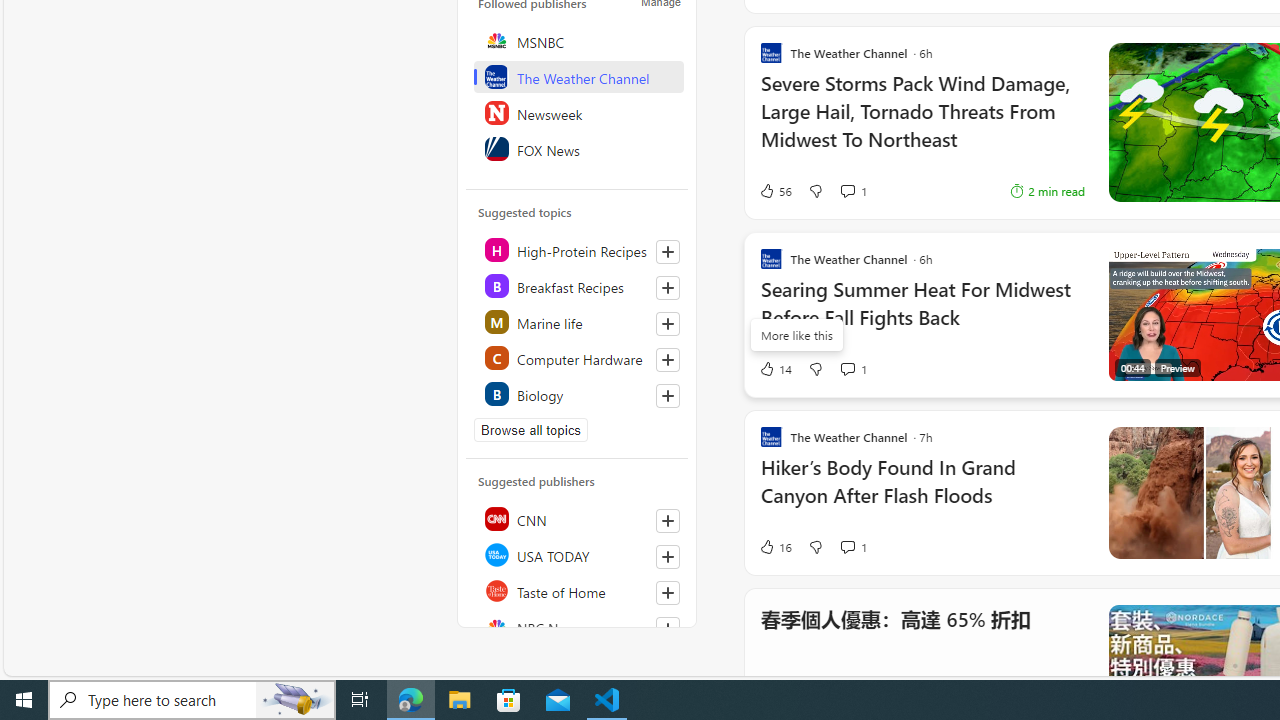  What do you see at coordinates (774, 368) in the screenshot?
I see `'14 Like'` at bounding box center [774, 368].